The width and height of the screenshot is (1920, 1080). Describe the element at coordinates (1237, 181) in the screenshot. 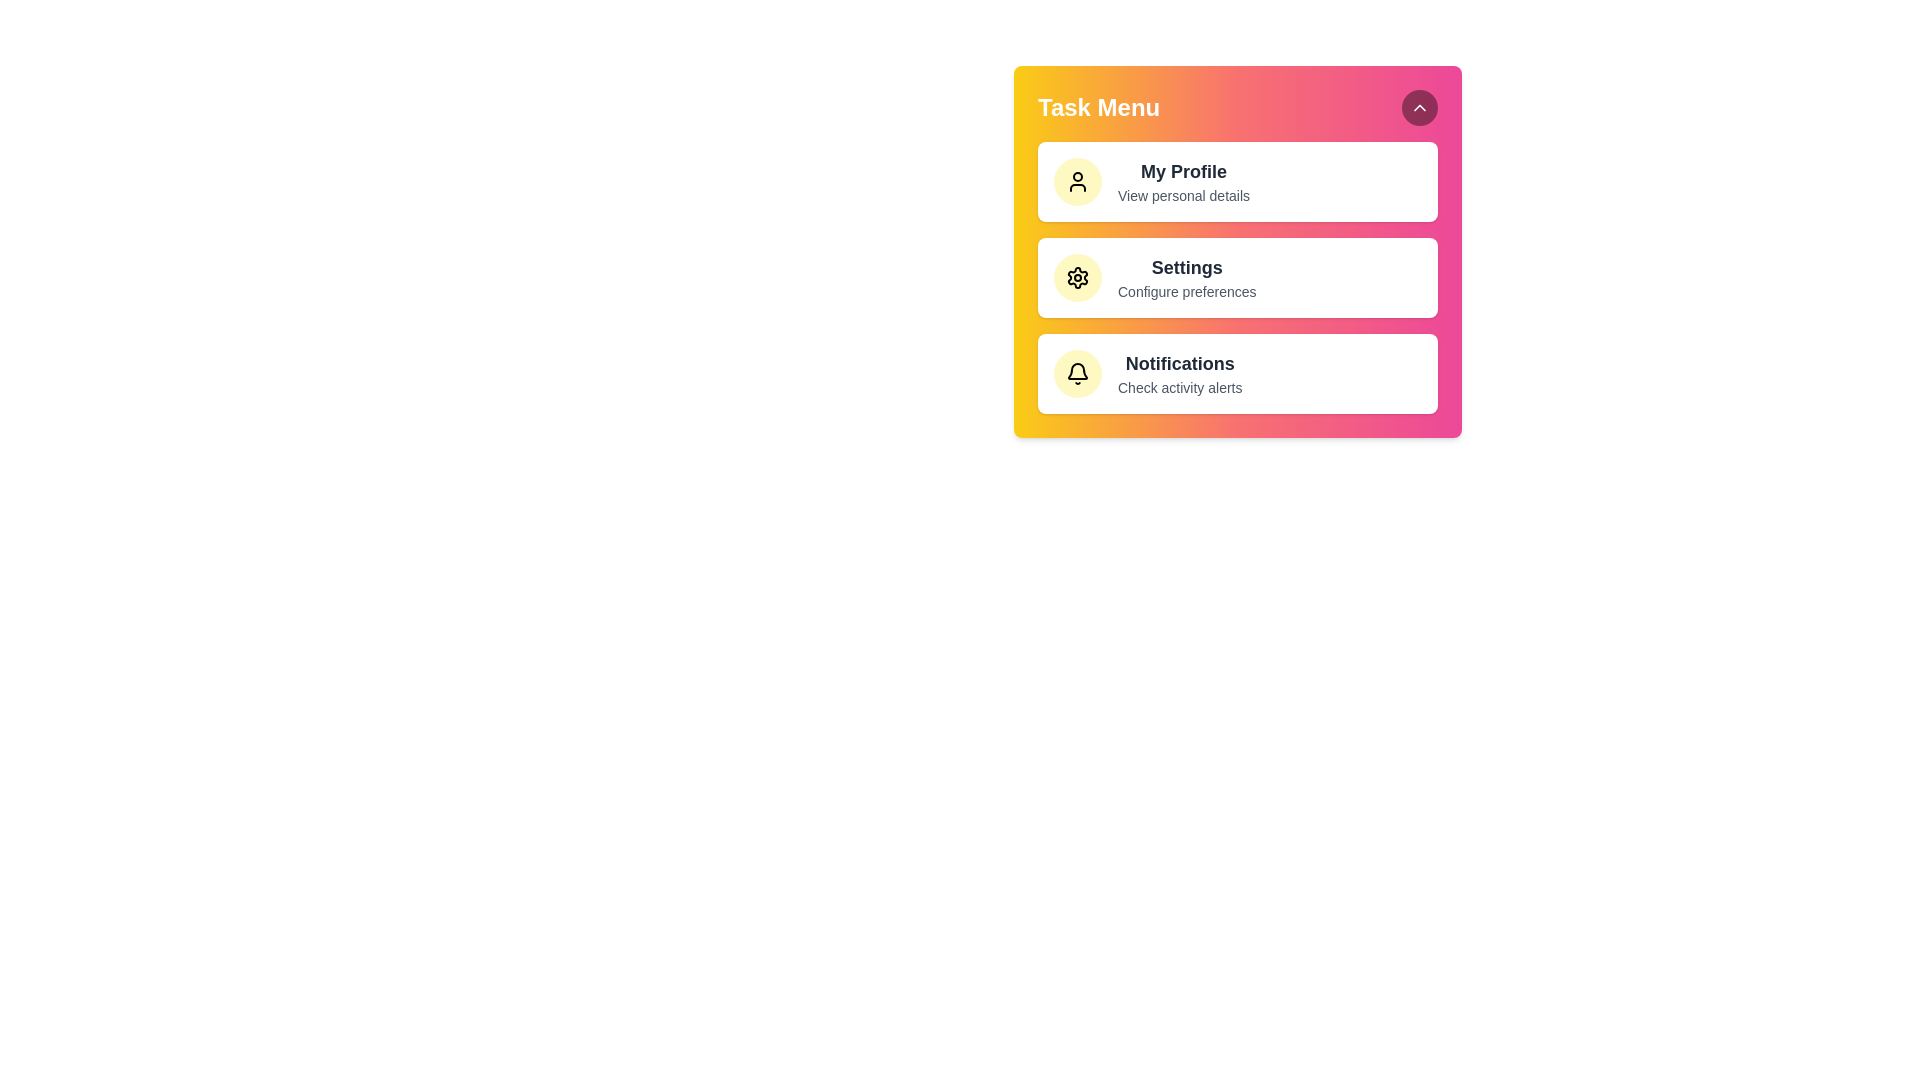

I see `the menu item My Profile from the Task Menu` at that location.